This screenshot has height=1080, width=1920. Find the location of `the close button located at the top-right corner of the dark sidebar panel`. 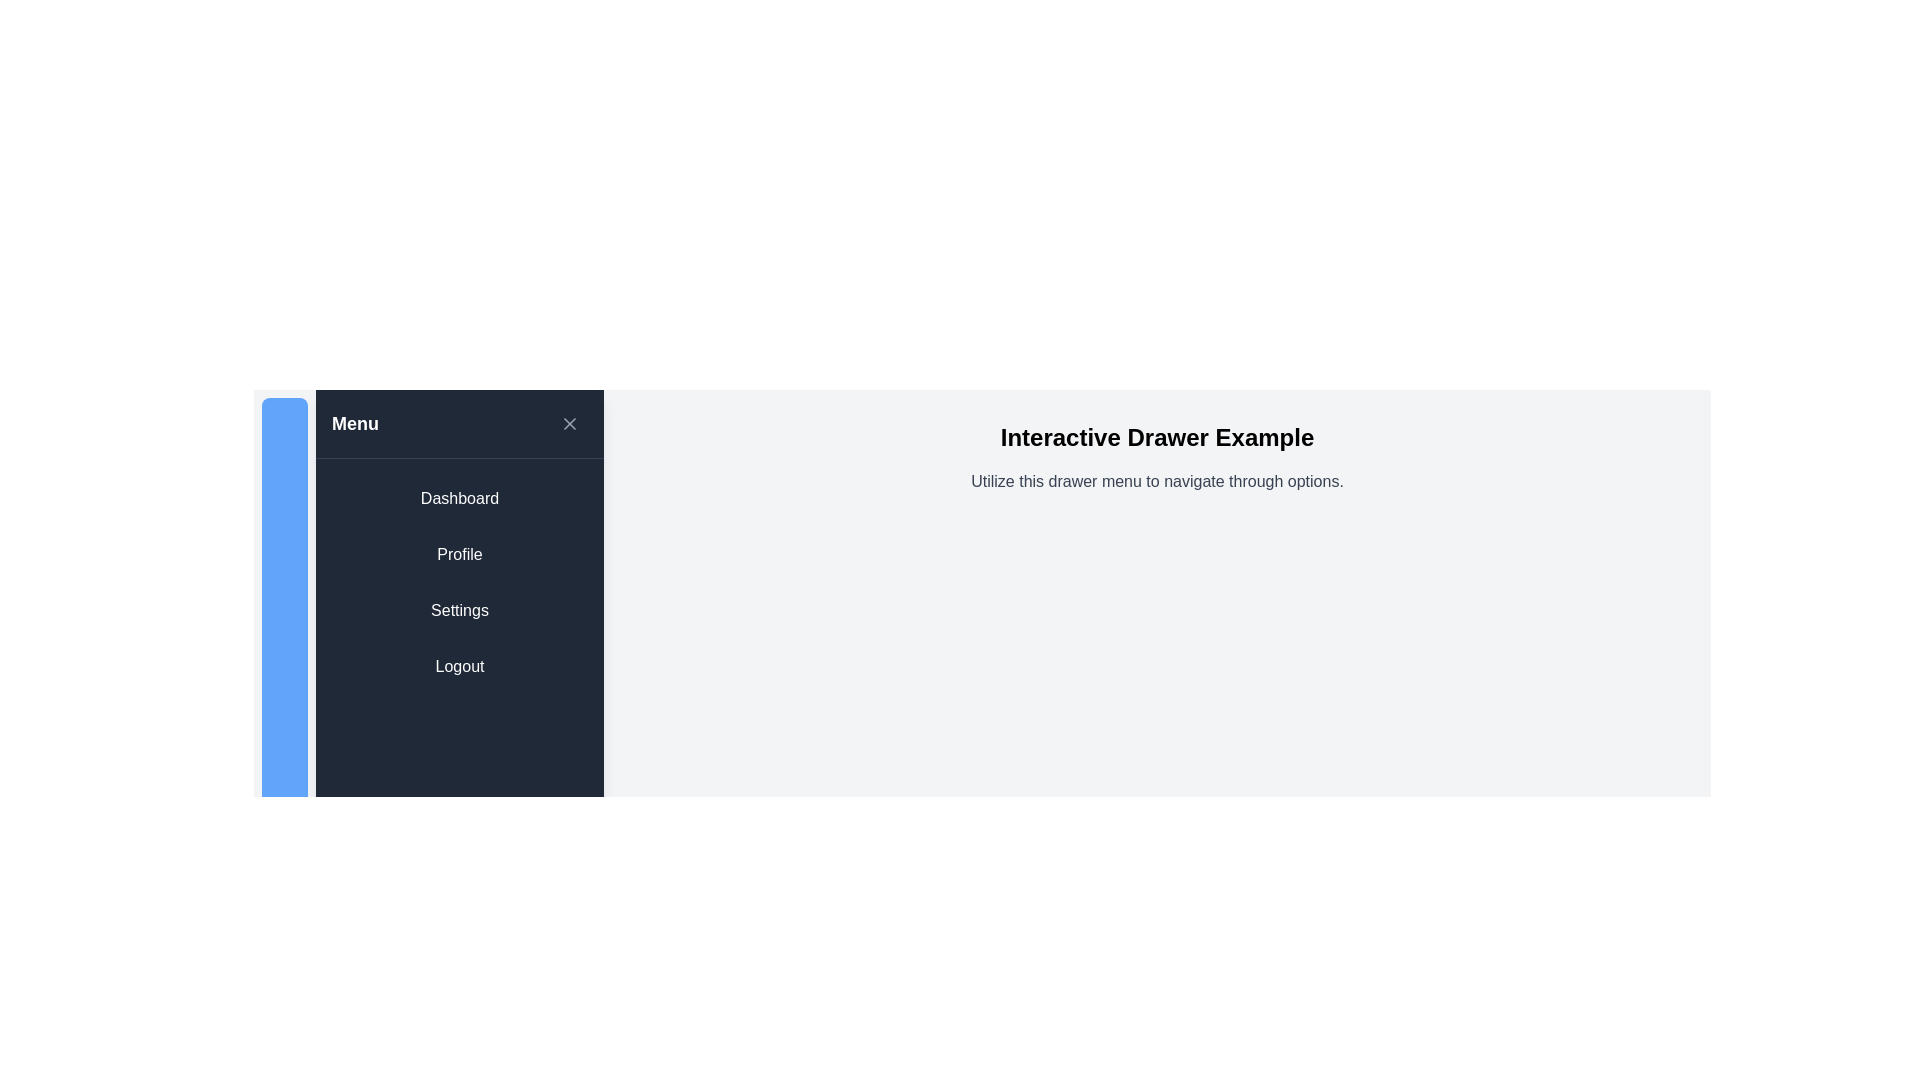

the close button located at the top-right corner of the dark sidebar panel is located at coordinates (569, 423).